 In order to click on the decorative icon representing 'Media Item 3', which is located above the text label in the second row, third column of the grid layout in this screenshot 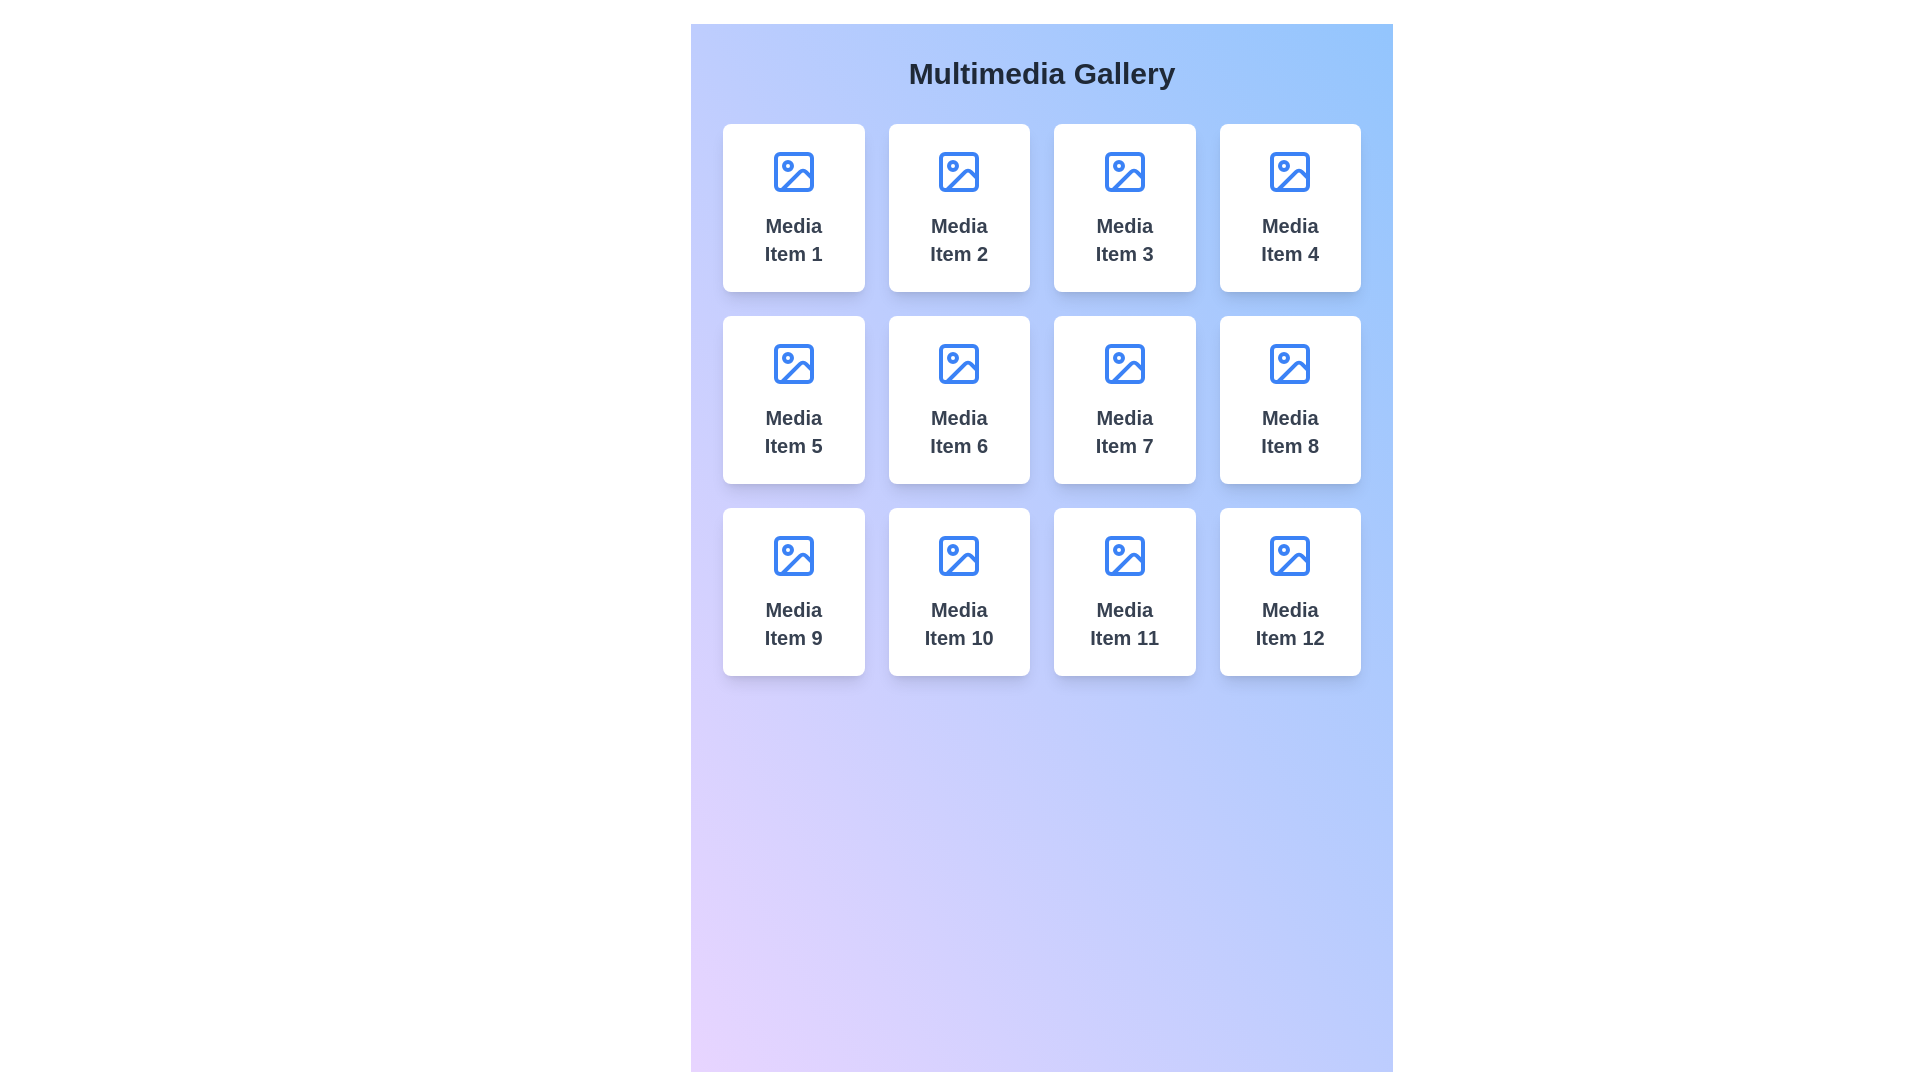, I will do `click(1124, 171)`.